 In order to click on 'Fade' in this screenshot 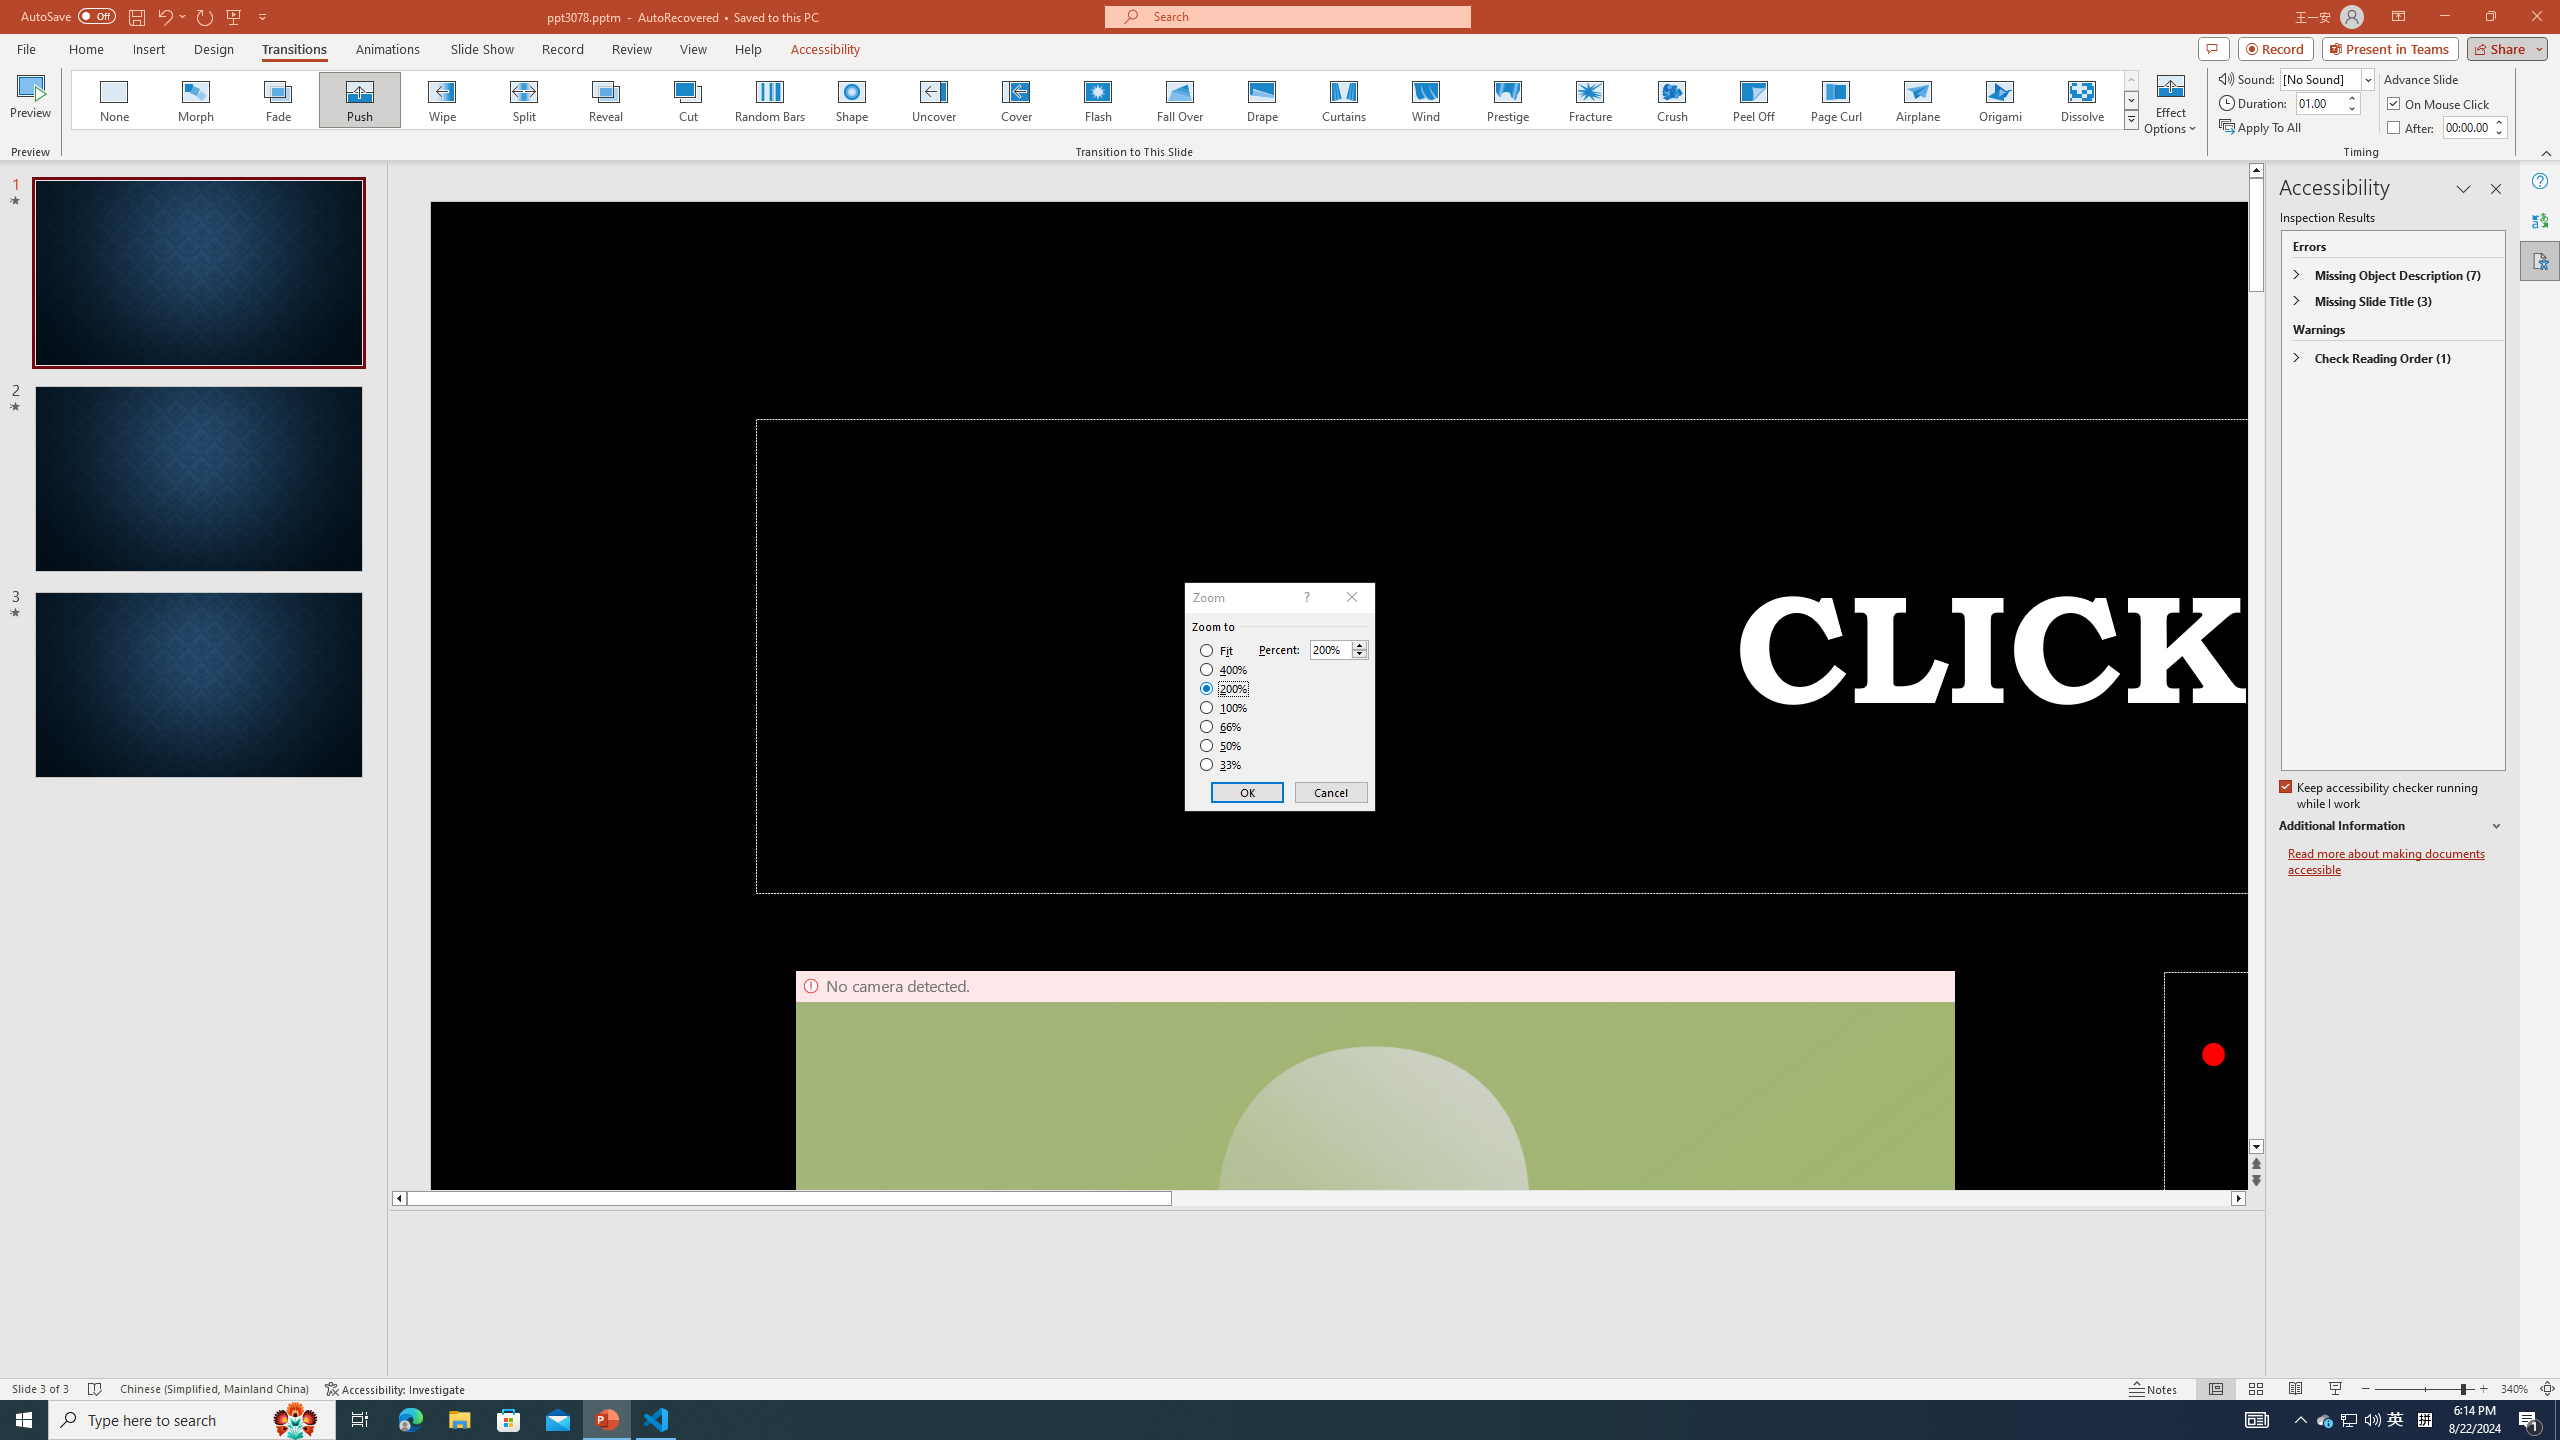, I will do `click(278, 99)`.